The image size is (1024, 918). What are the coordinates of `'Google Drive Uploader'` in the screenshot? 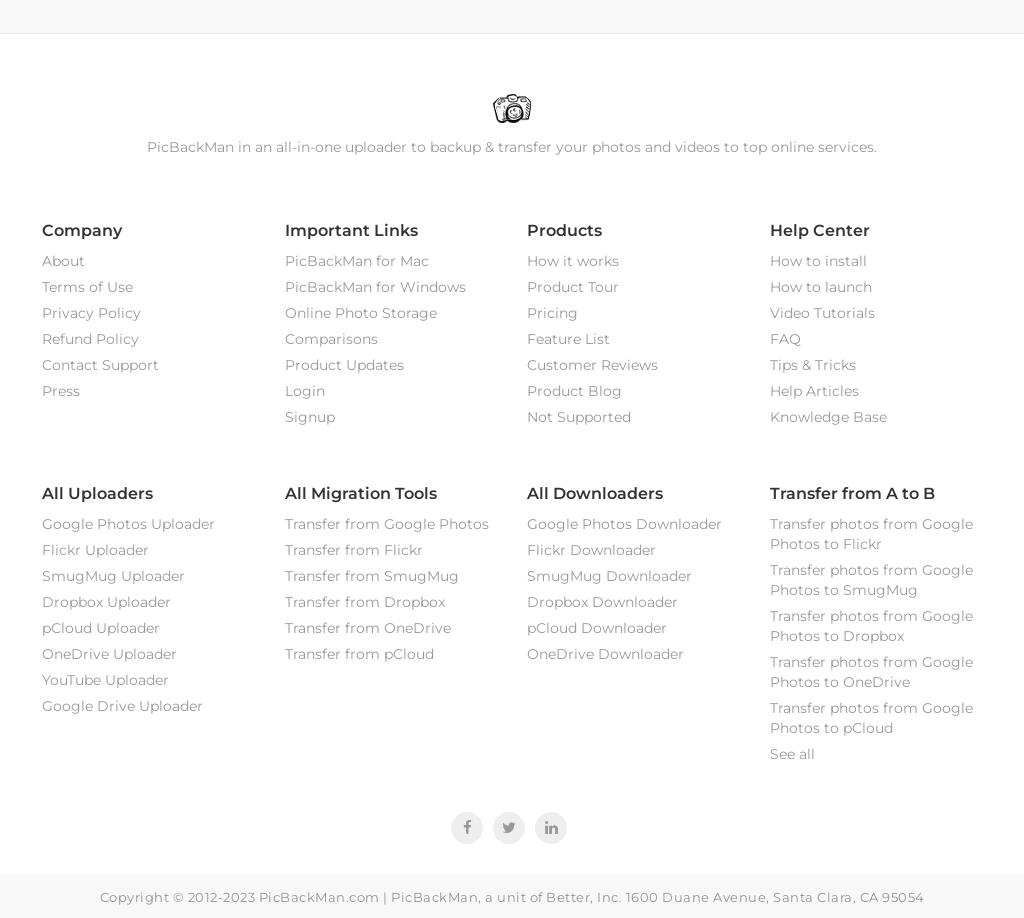 It's located at (122, 704).